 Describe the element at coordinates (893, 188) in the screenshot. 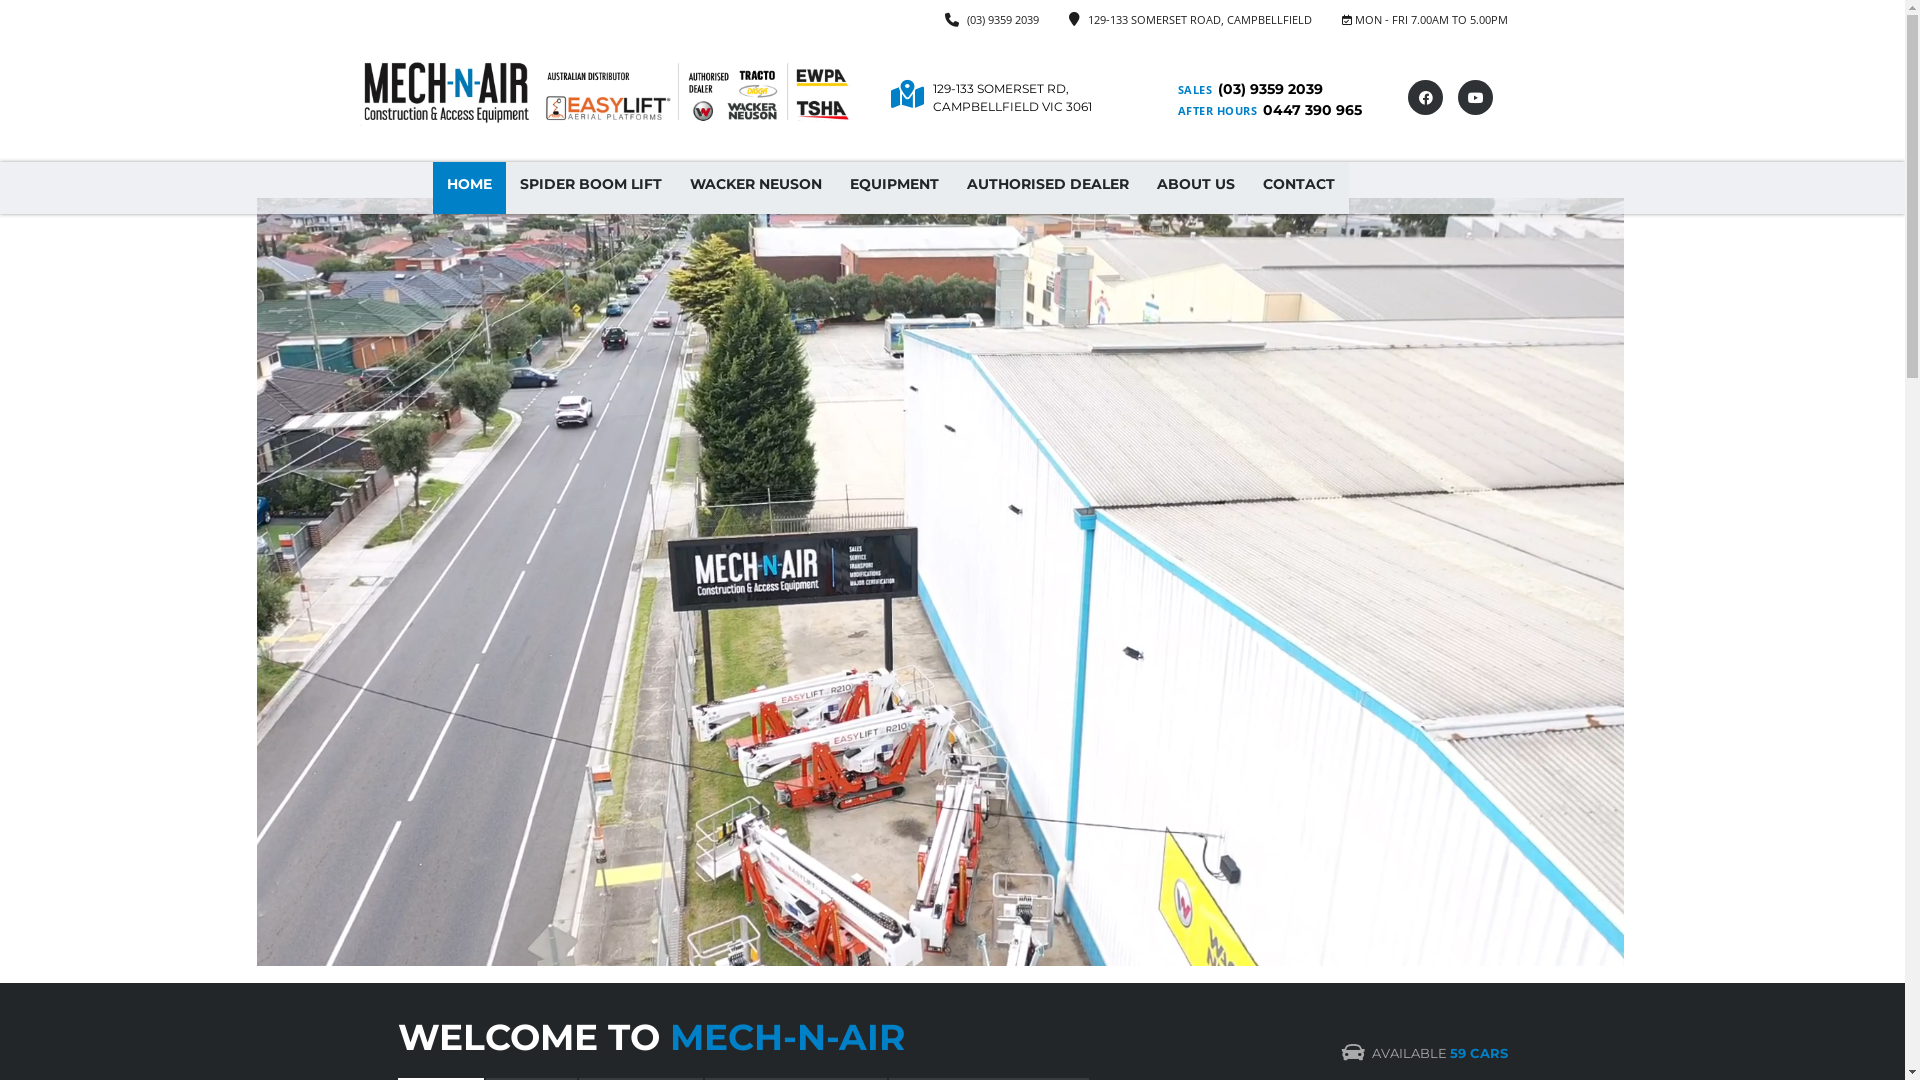

I see `'EQUIPMENT'` at that location.